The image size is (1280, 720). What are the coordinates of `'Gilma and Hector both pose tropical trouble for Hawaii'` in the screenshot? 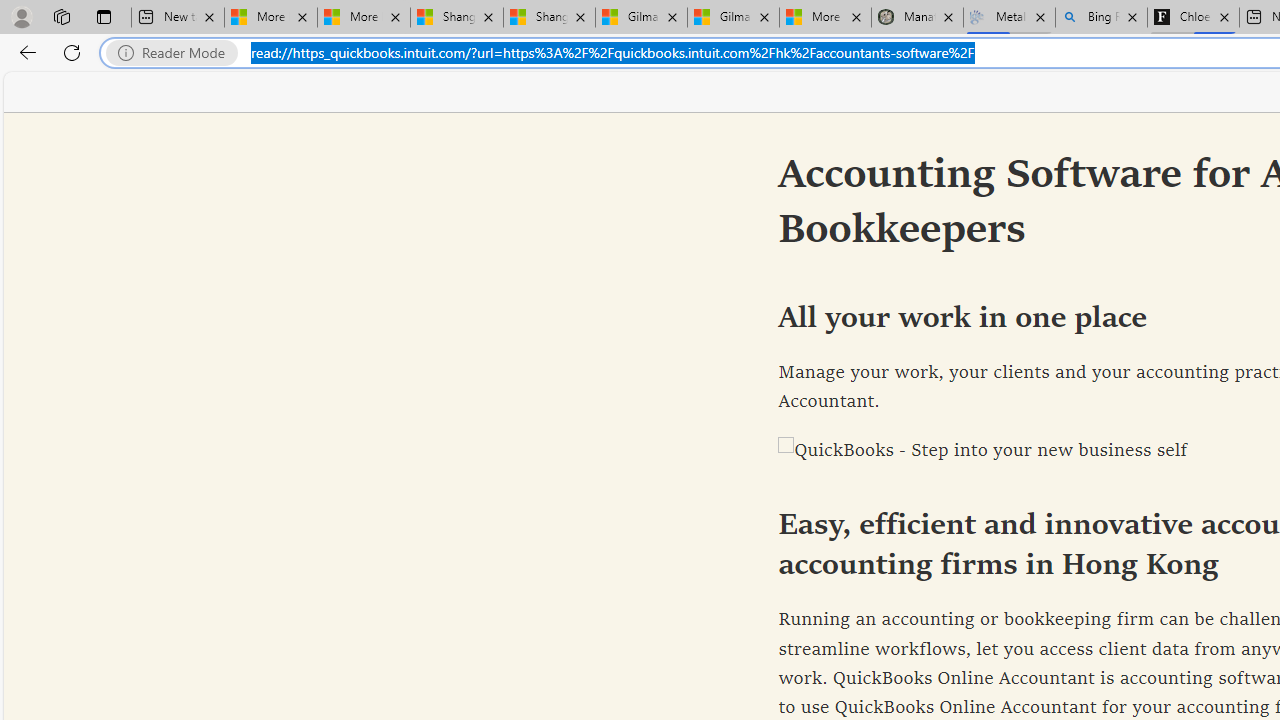 It's located at (732, 17).